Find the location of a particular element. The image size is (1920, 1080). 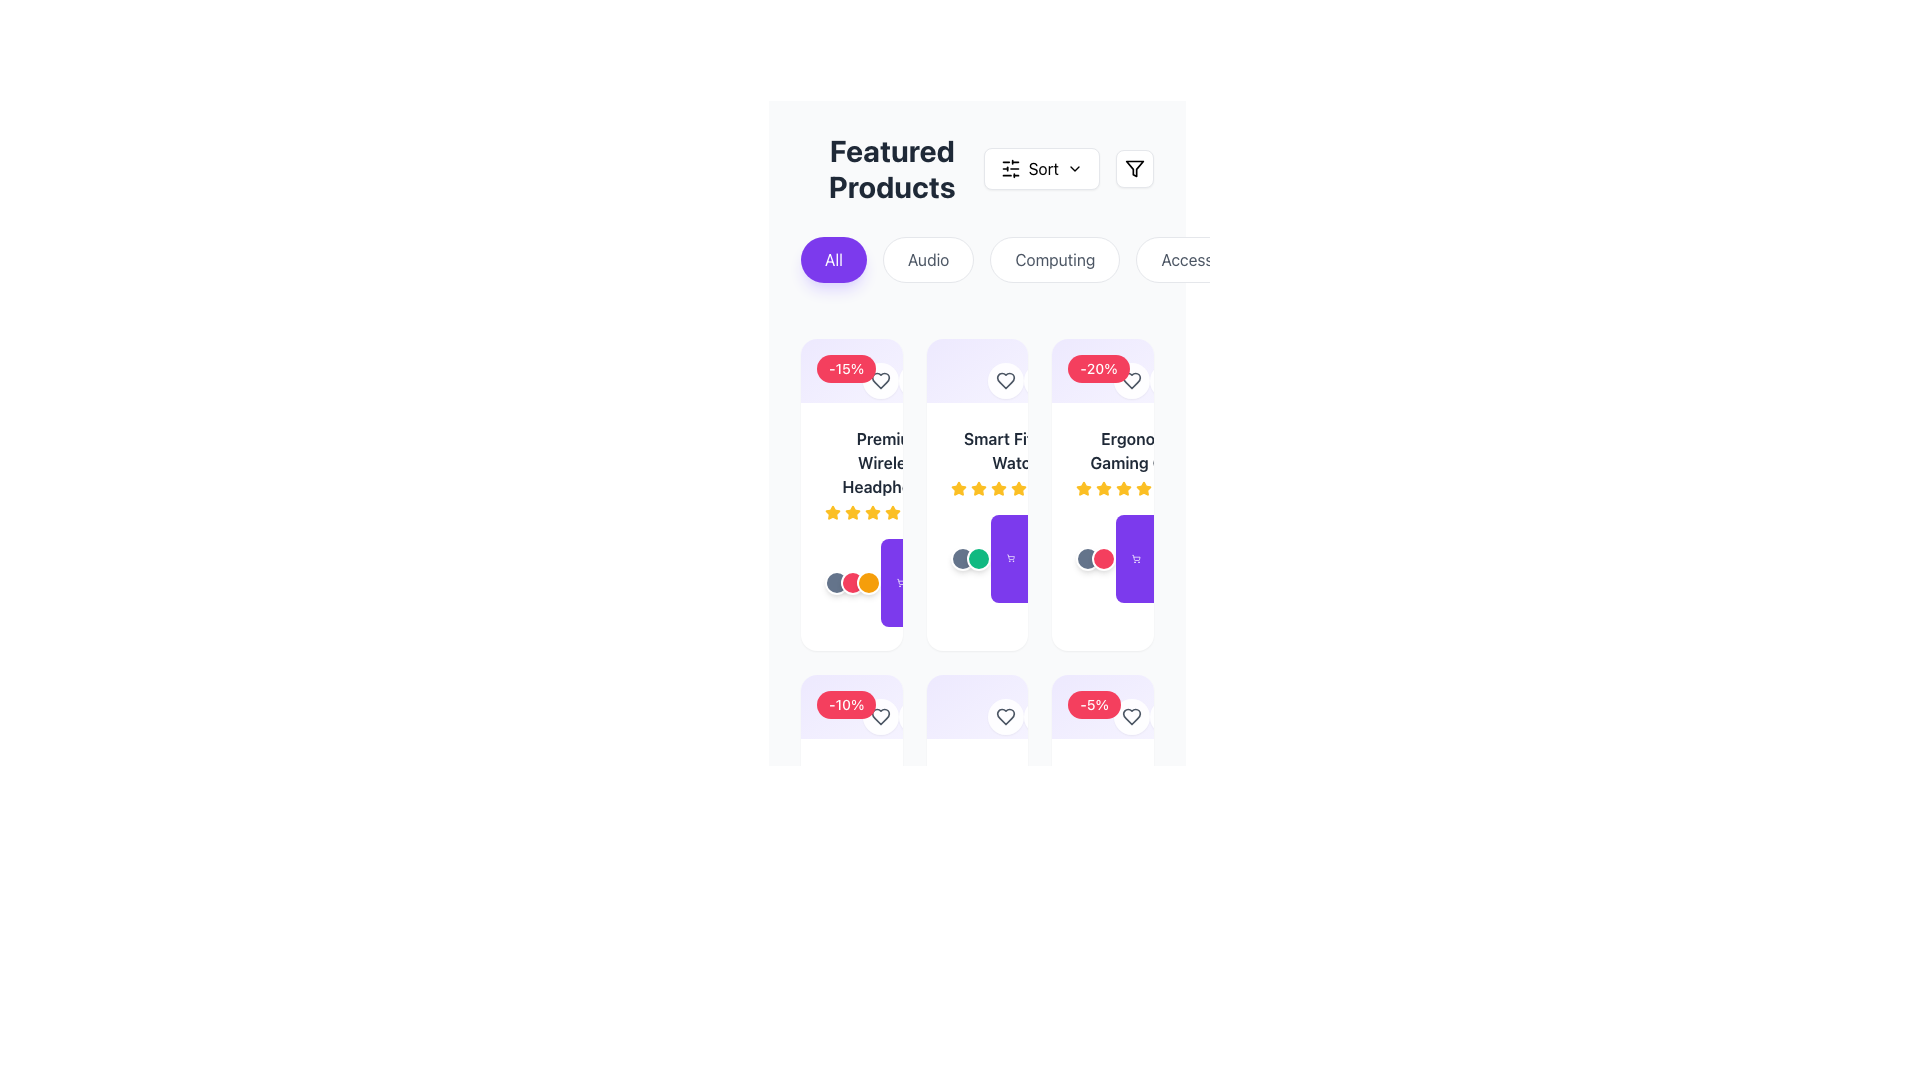

the 'Add to Cart' button located at the bottom section of the product card is located at coordinates (932, 582).